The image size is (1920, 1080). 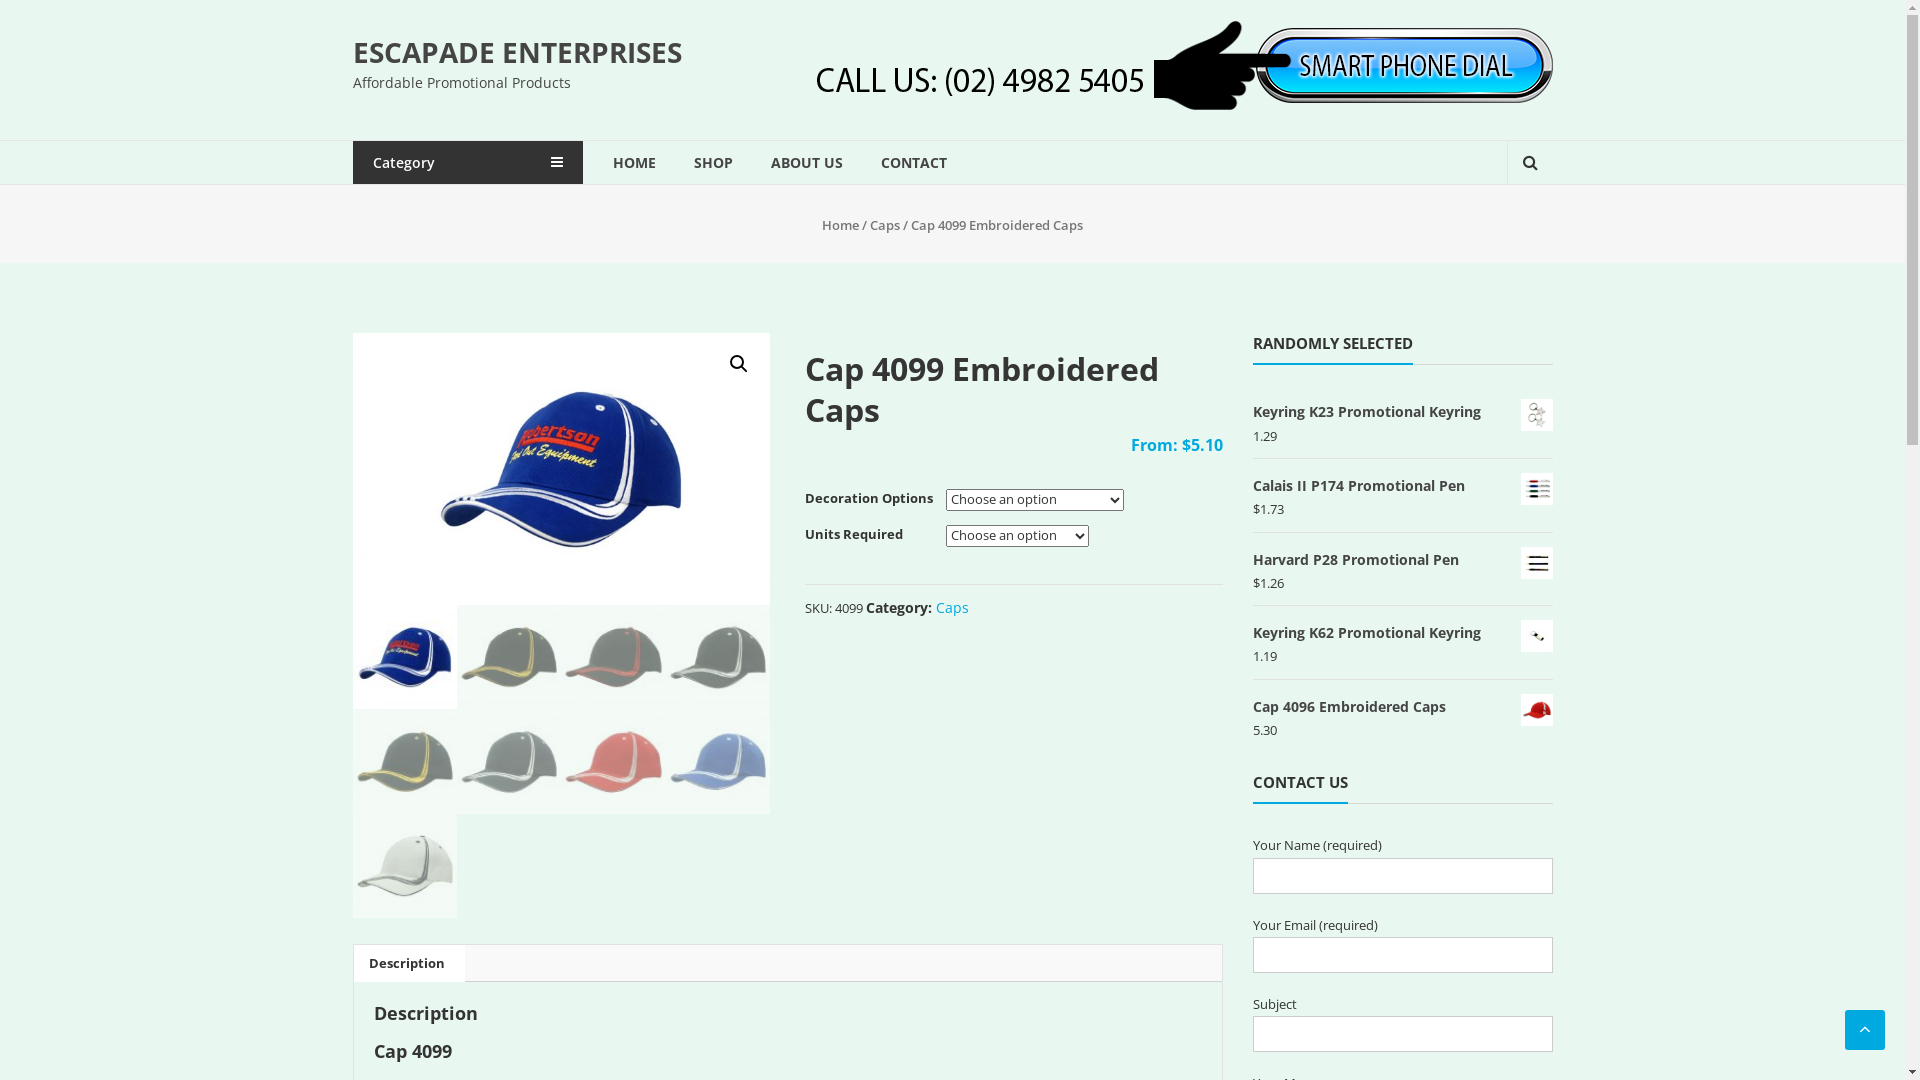 What do you see at coordinates (911, 161) in the screenshot?
I see `'CONTACT'` at bounding box center [911, 161].